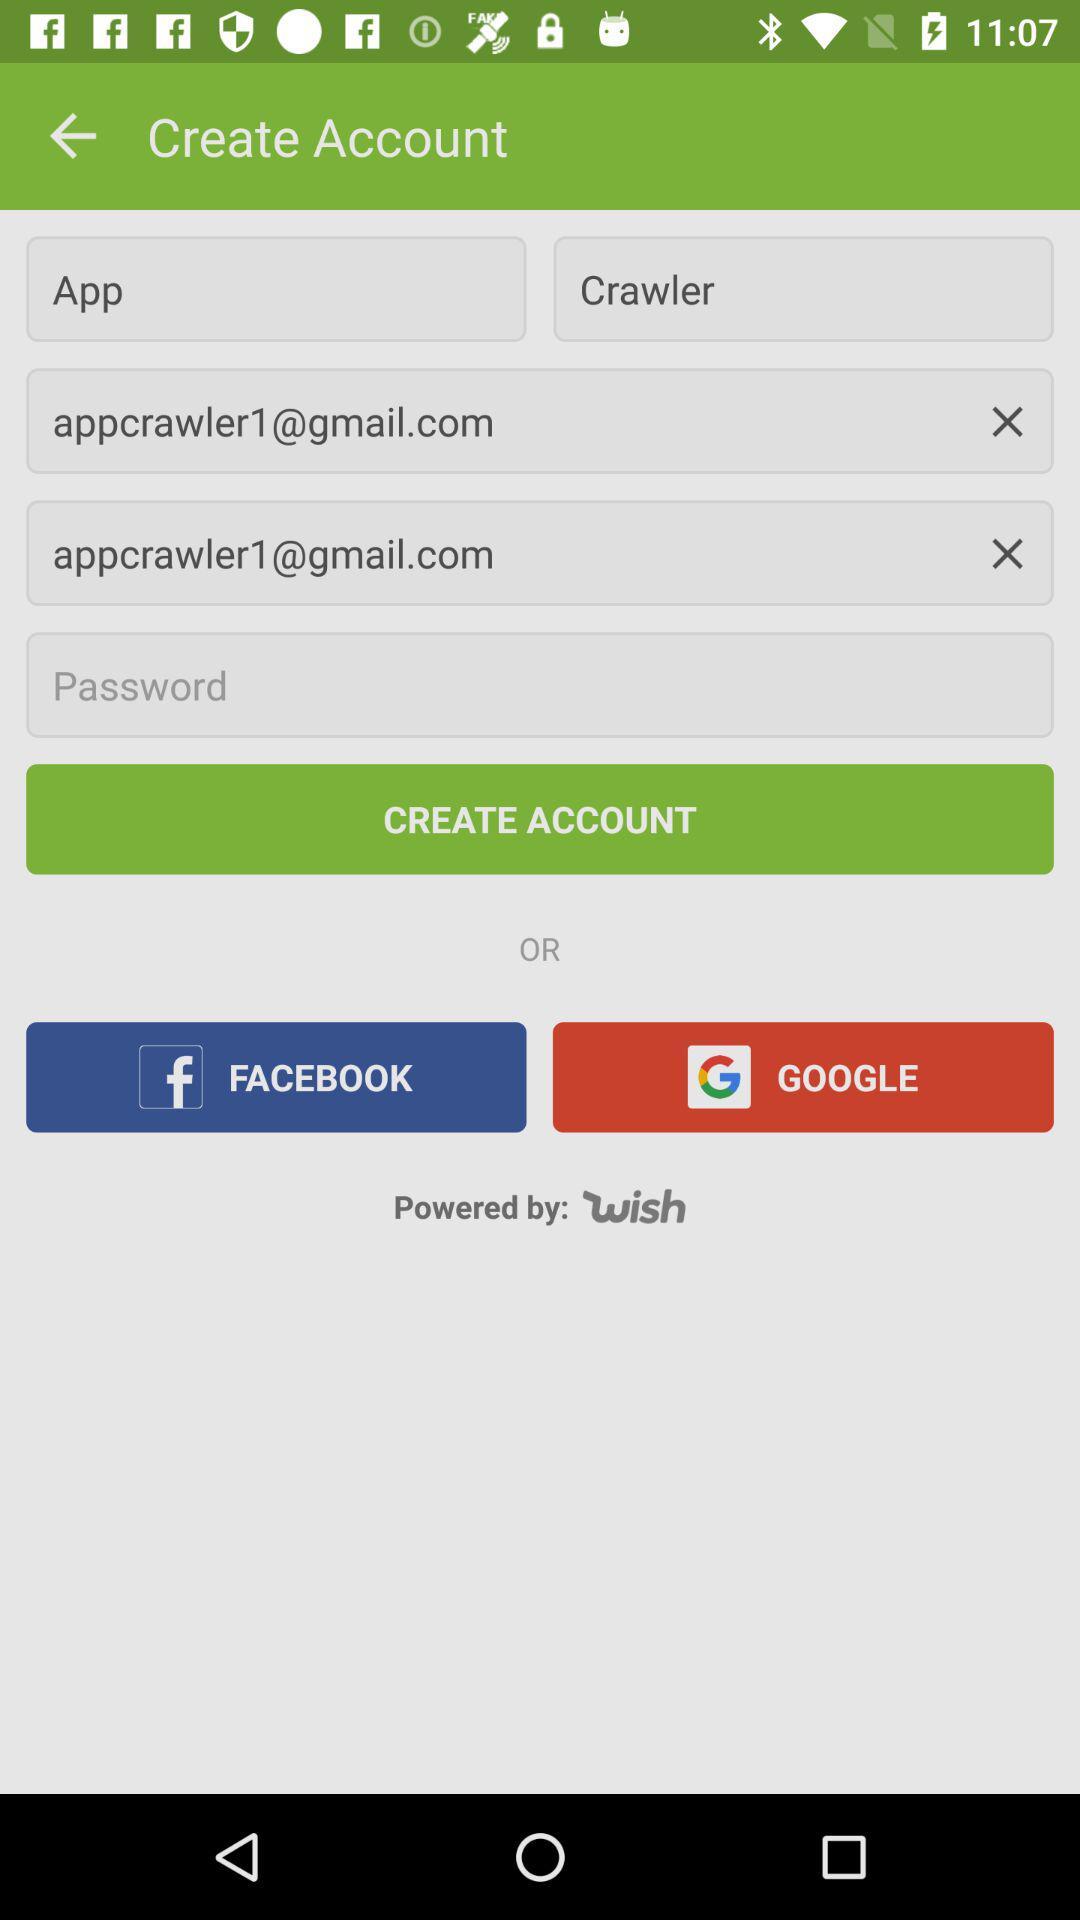  What do you see at coordinates (540, 685) in the screenshot?
I see `password entry` at bounding box center [540, 685].